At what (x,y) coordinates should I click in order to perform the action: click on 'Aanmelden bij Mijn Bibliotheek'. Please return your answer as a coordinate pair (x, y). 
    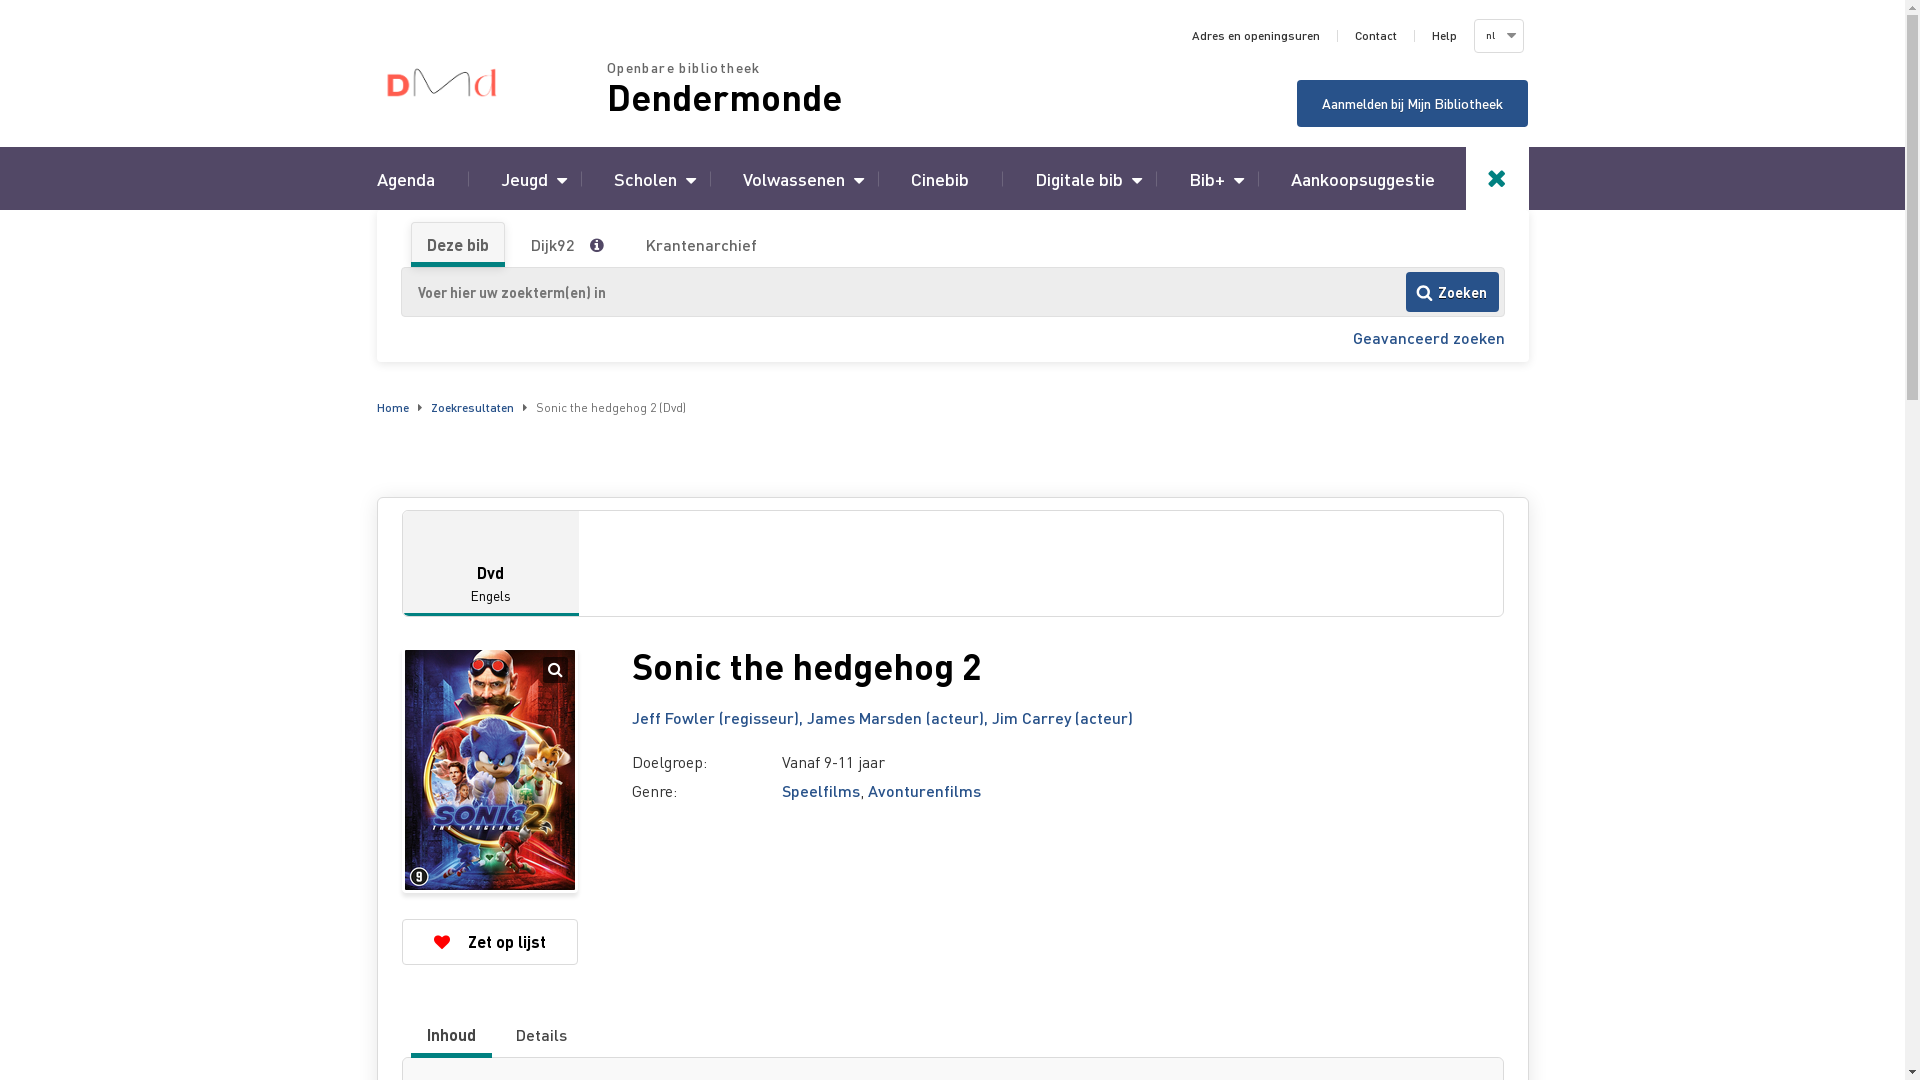
    Looking at the image, I should click on (1411, 103).